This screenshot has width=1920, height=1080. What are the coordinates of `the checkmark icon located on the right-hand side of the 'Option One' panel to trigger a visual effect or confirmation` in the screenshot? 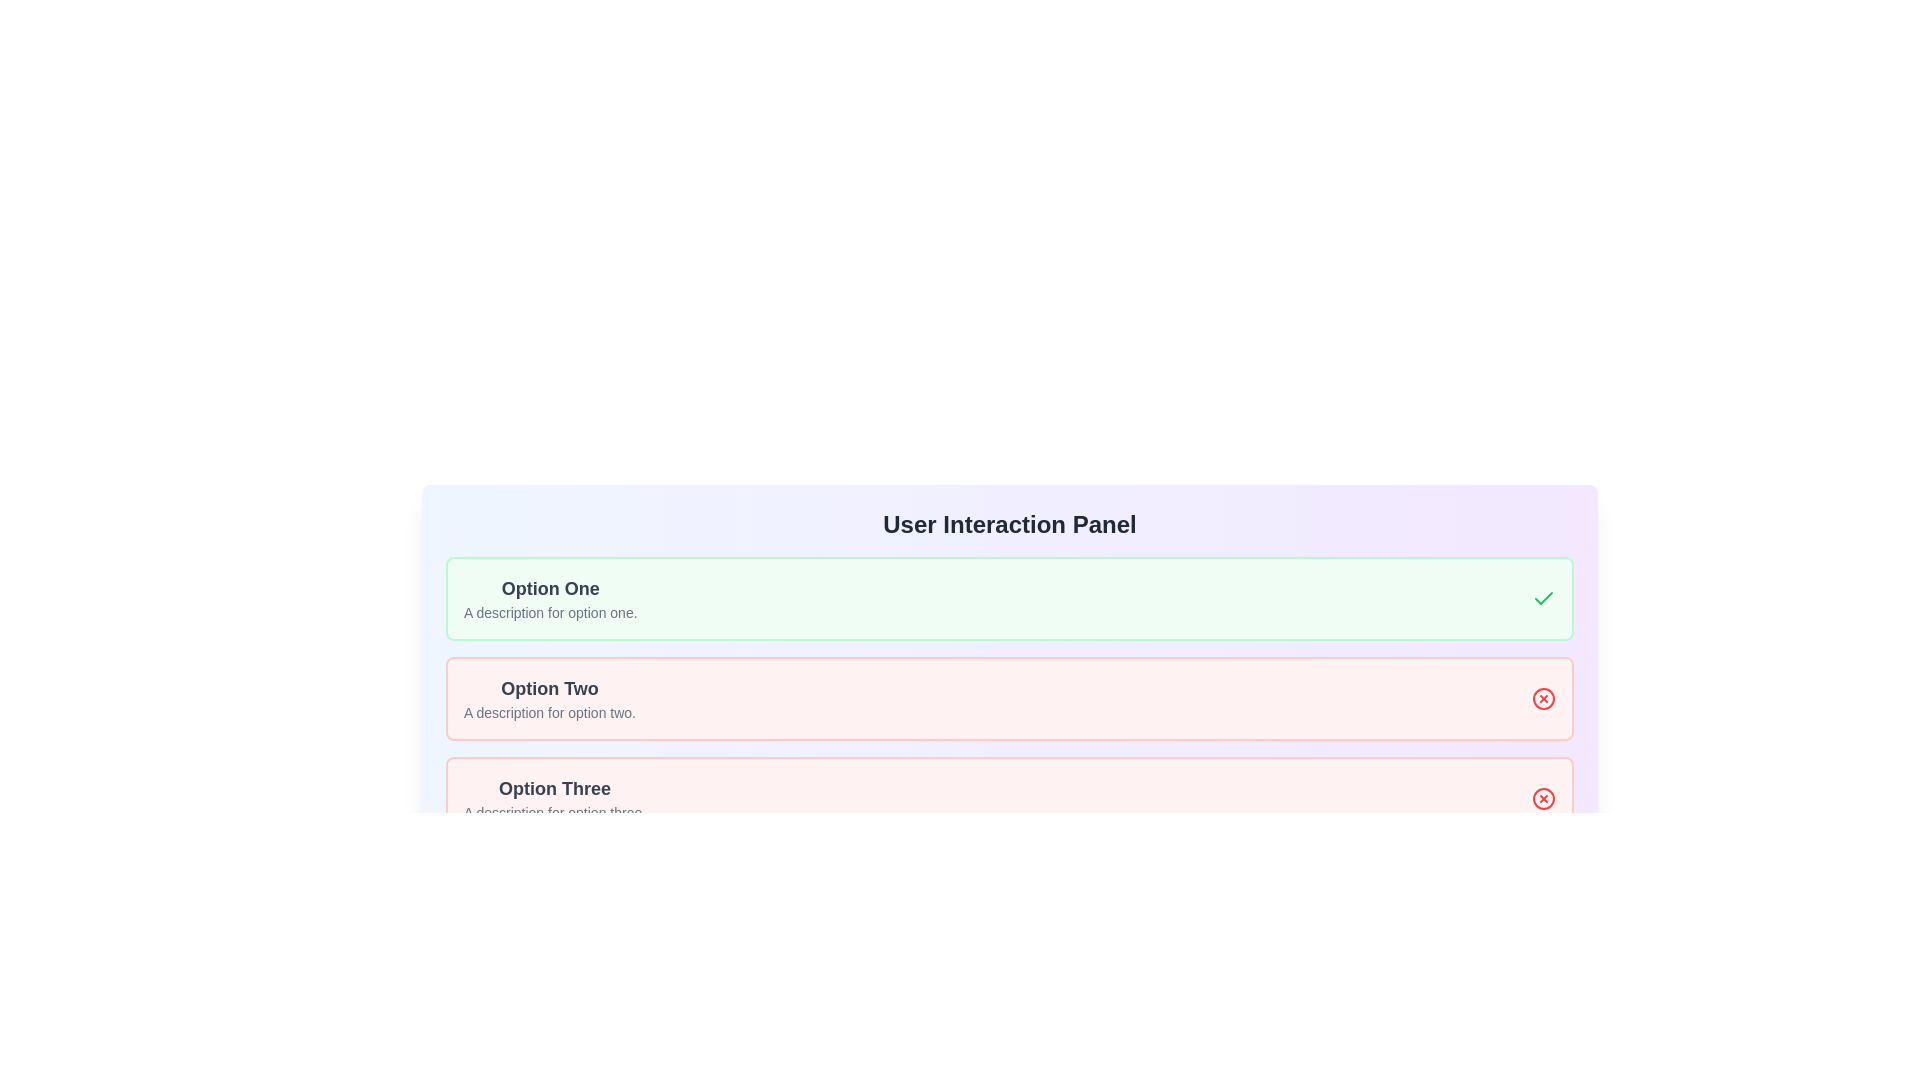 It's located at (1543, 596).